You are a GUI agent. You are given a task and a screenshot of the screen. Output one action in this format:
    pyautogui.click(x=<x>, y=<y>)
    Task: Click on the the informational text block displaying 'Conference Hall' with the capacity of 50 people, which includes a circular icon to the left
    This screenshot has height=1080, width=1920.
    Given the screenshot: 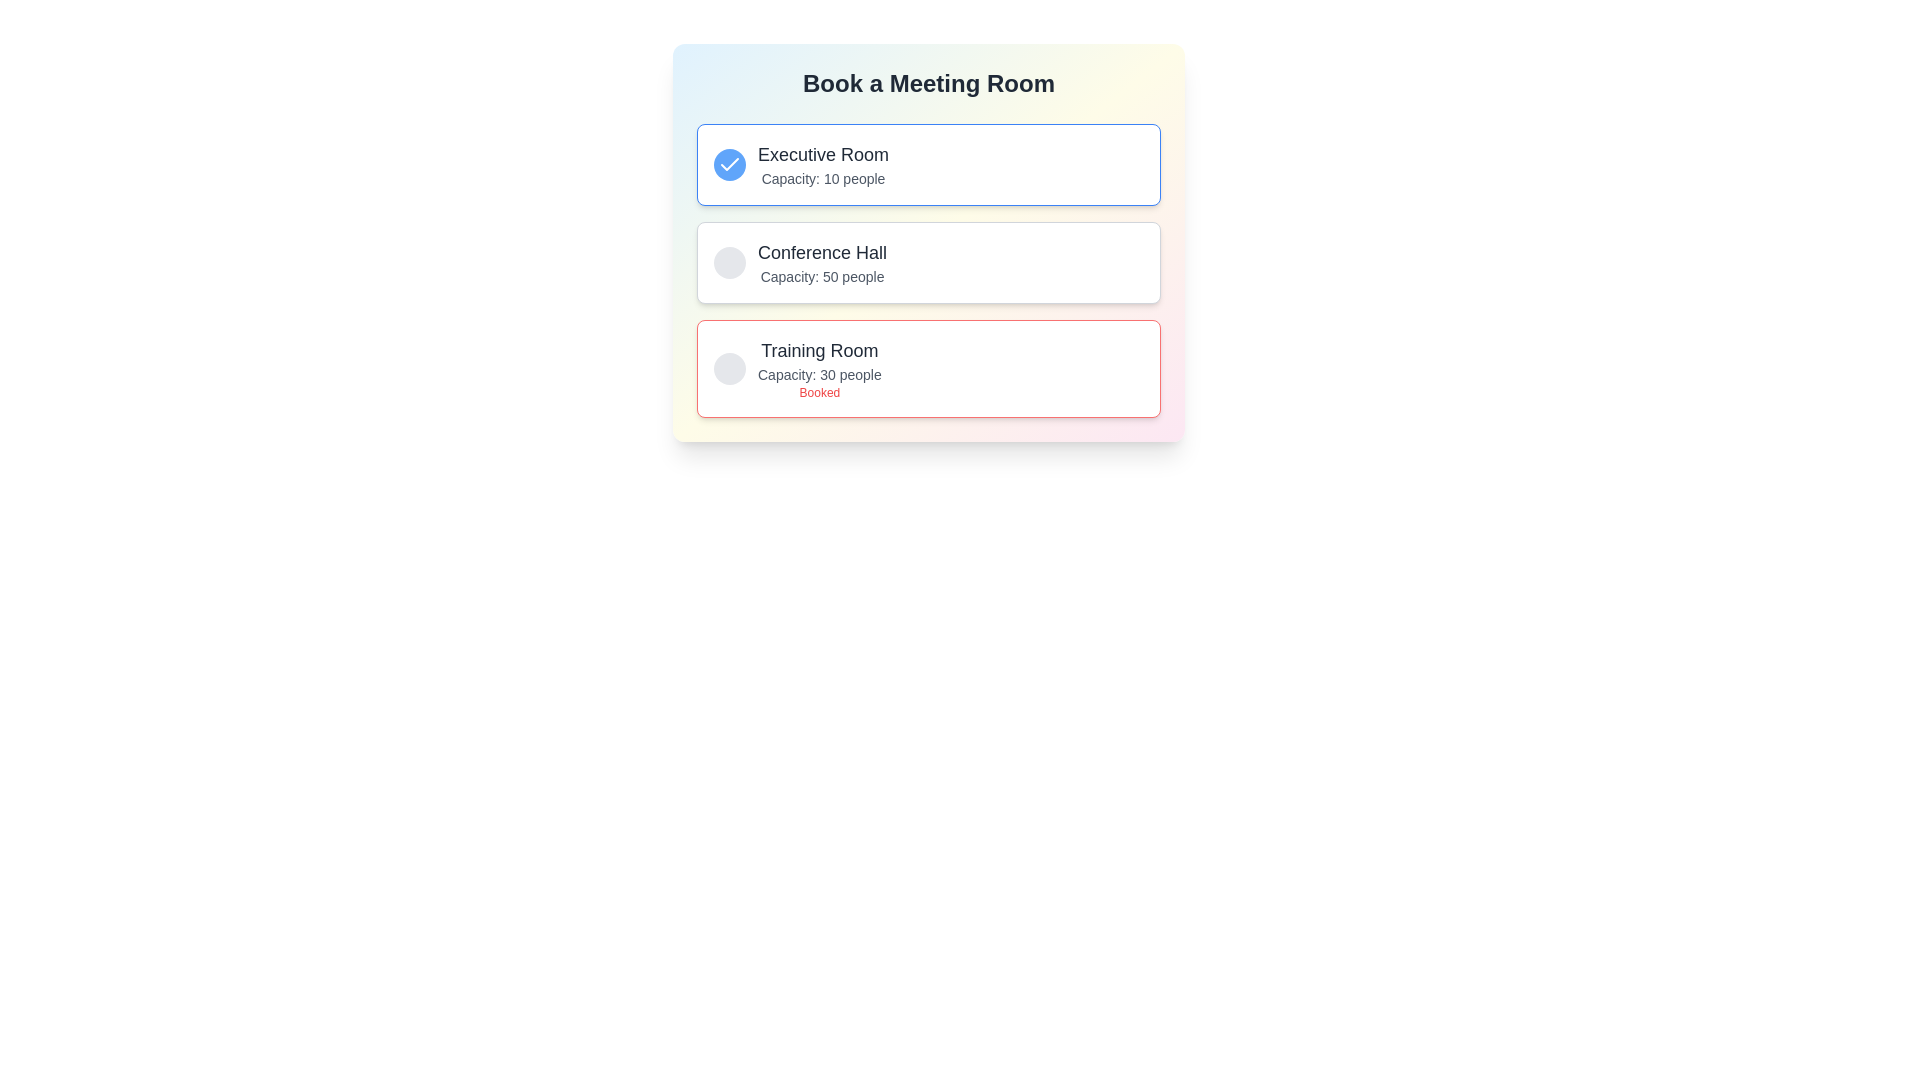 What is the action you would take?
    pyautogui.click(x=800, y=261)
    